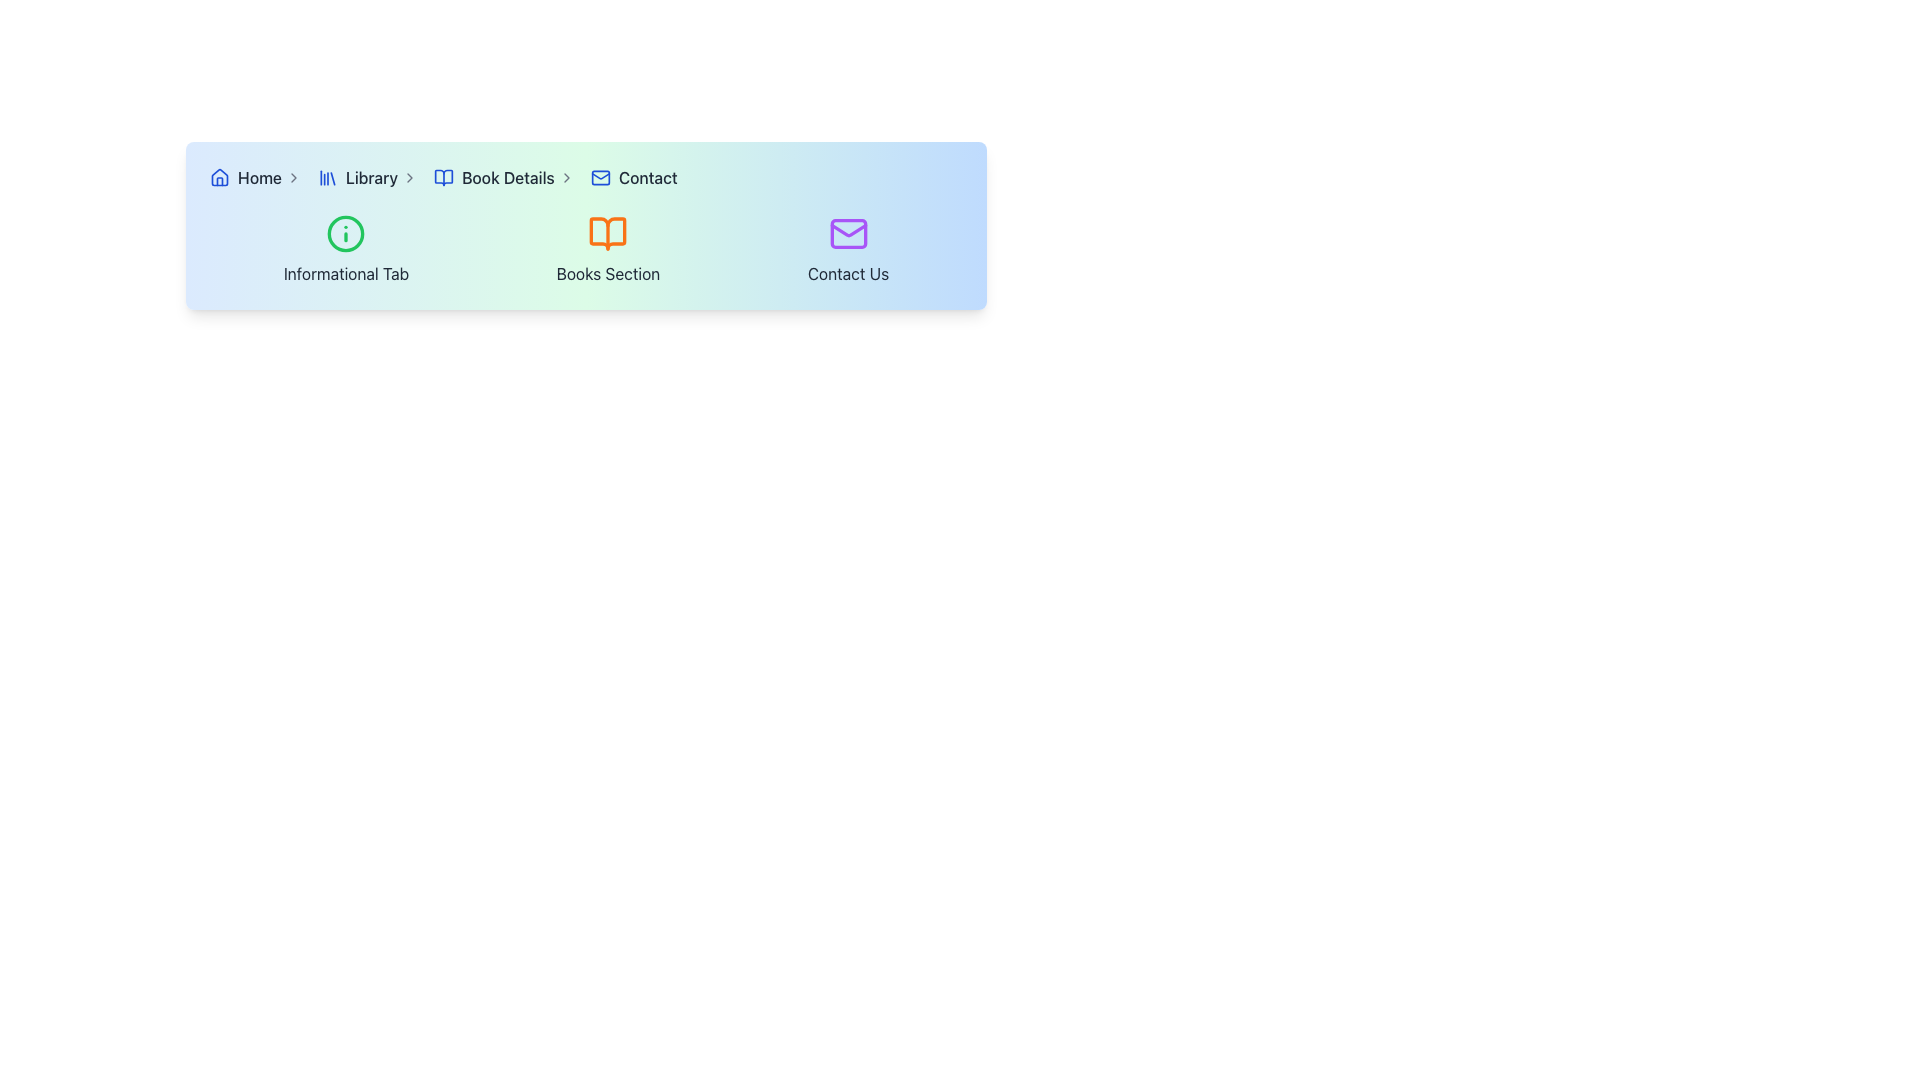 This screenshot has width=1920, height=1080. Describe the element at coordinates (848, 249) in the screenshot. I see `the 'Contact Us' button in the horizontal menu` at that location.